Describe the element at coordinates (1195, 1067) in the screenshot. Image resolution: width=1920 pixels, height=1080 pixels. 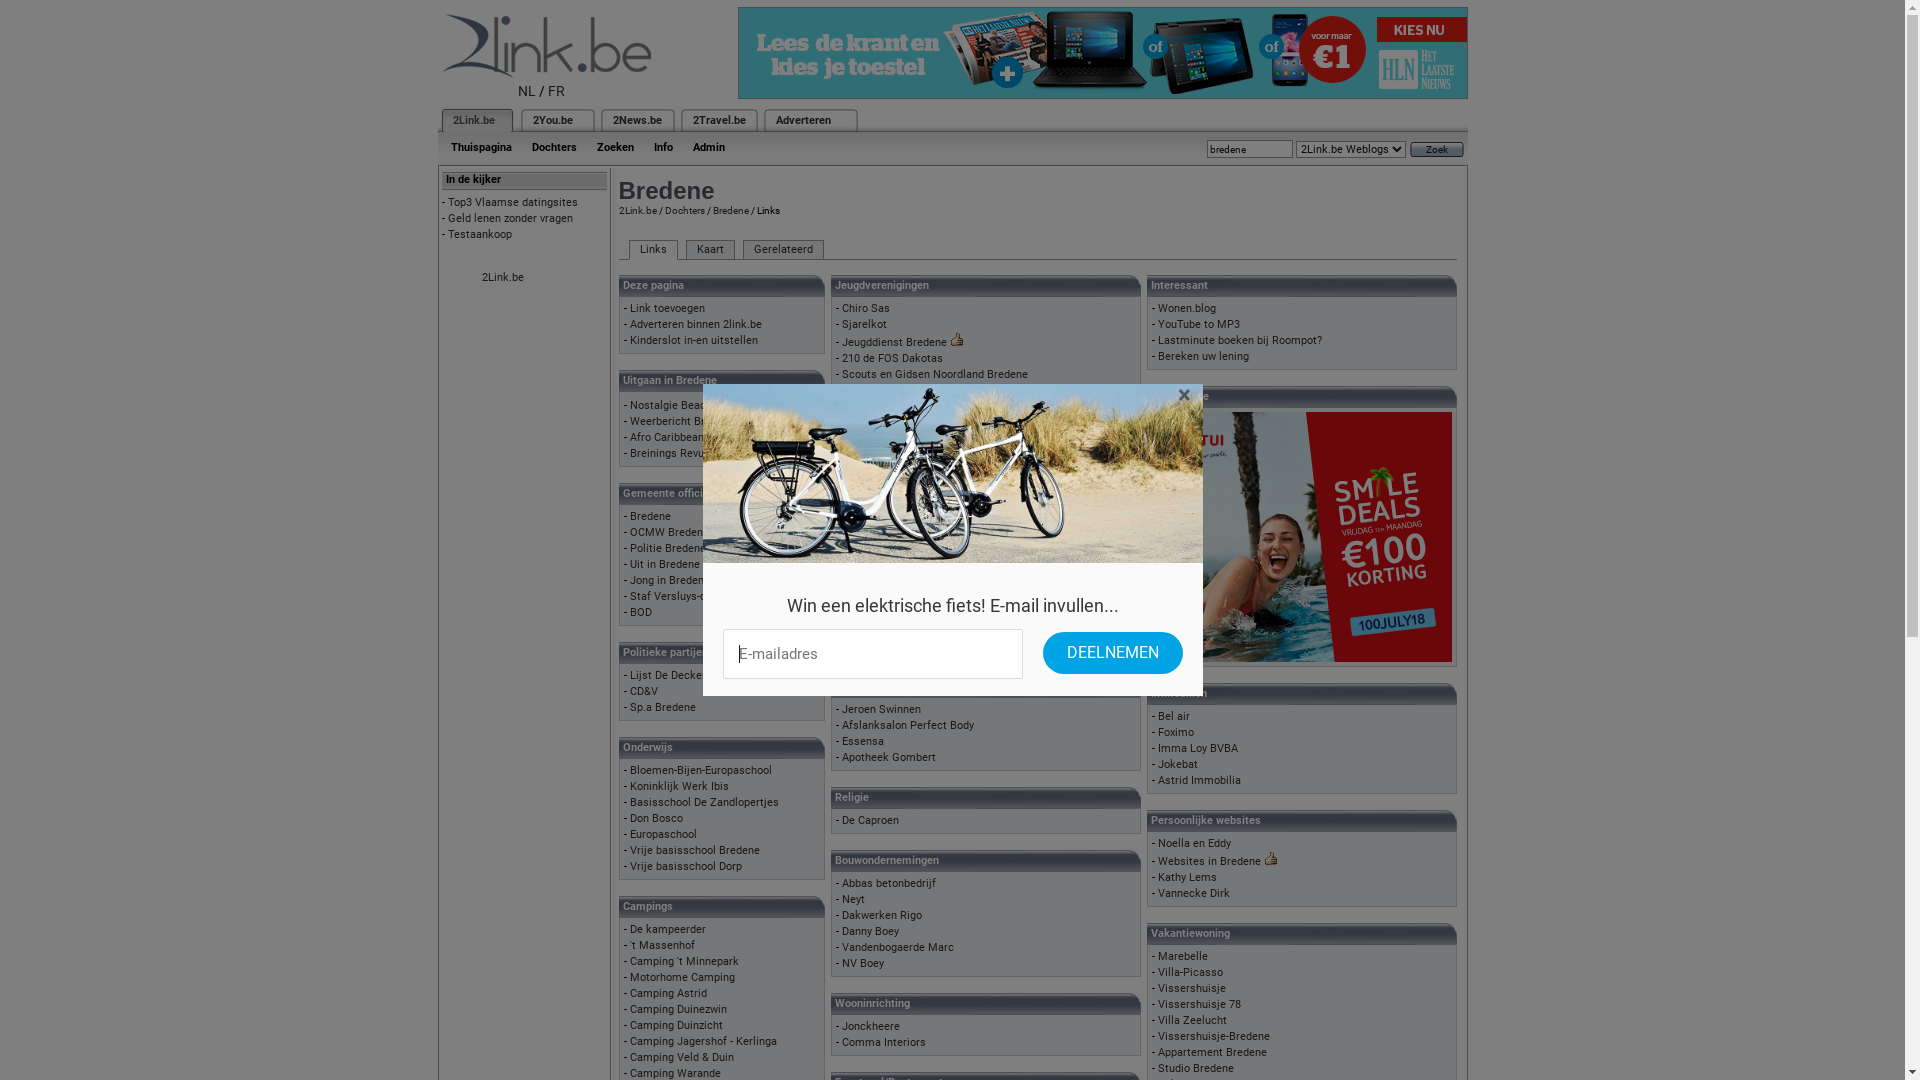
I see `'Studio Bredene'` at that location.